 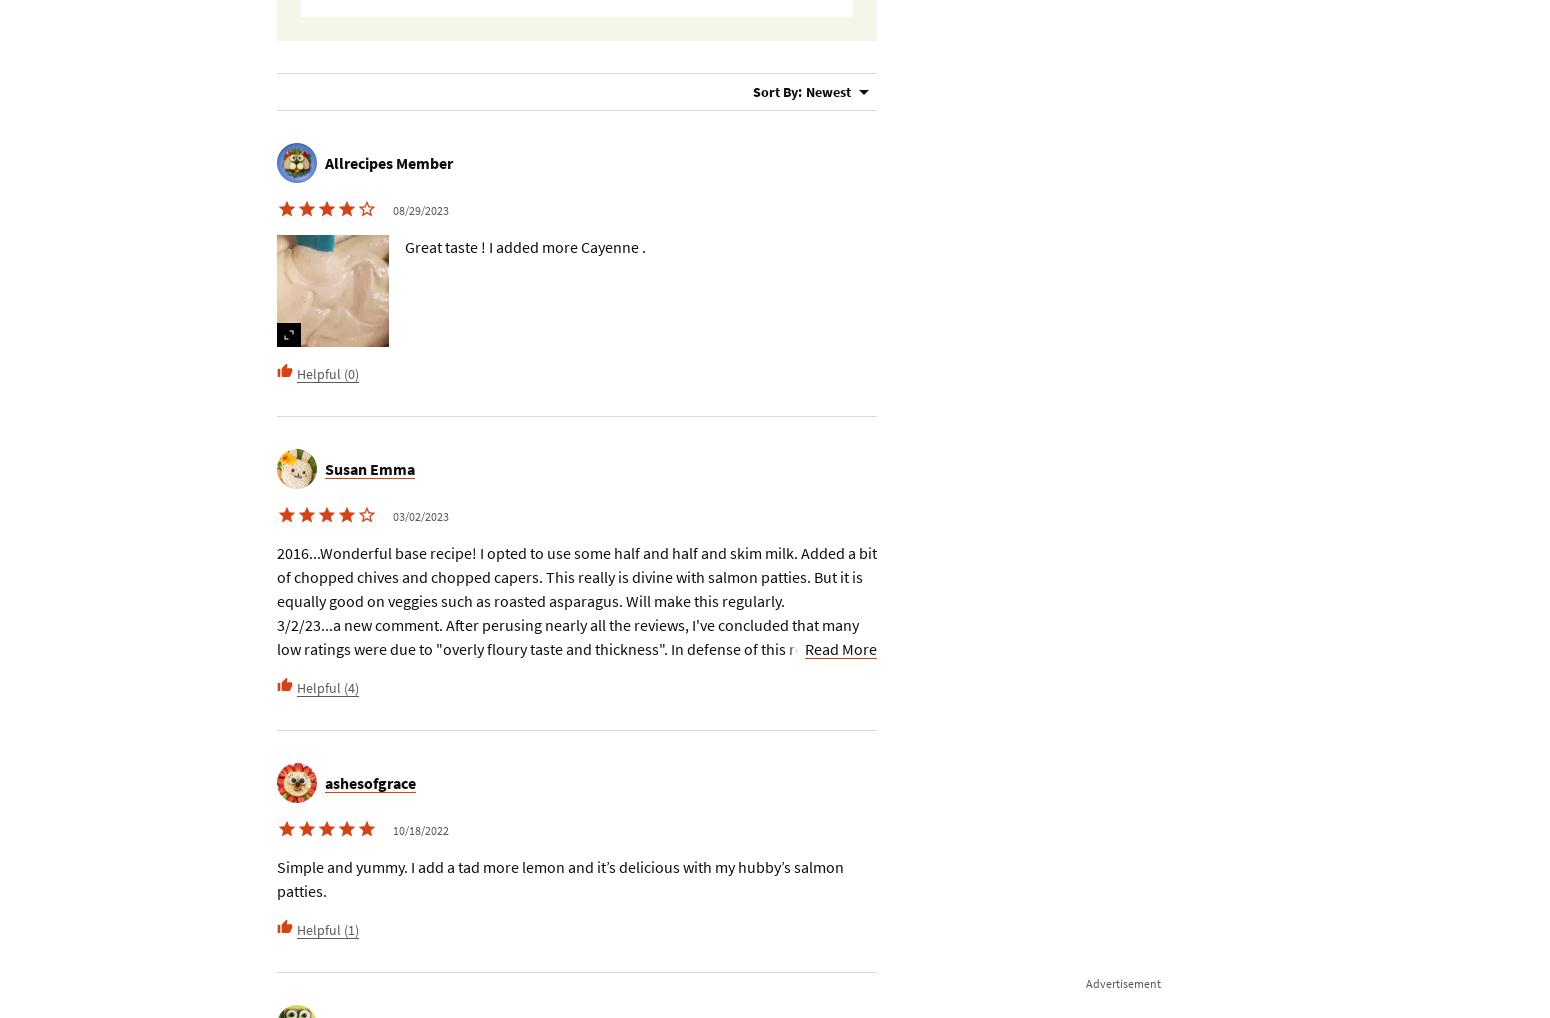 What do you see at coordinates (368, 468) in the screenshot?
I see `'Susan Emma'` at bounding box center [368, 468].